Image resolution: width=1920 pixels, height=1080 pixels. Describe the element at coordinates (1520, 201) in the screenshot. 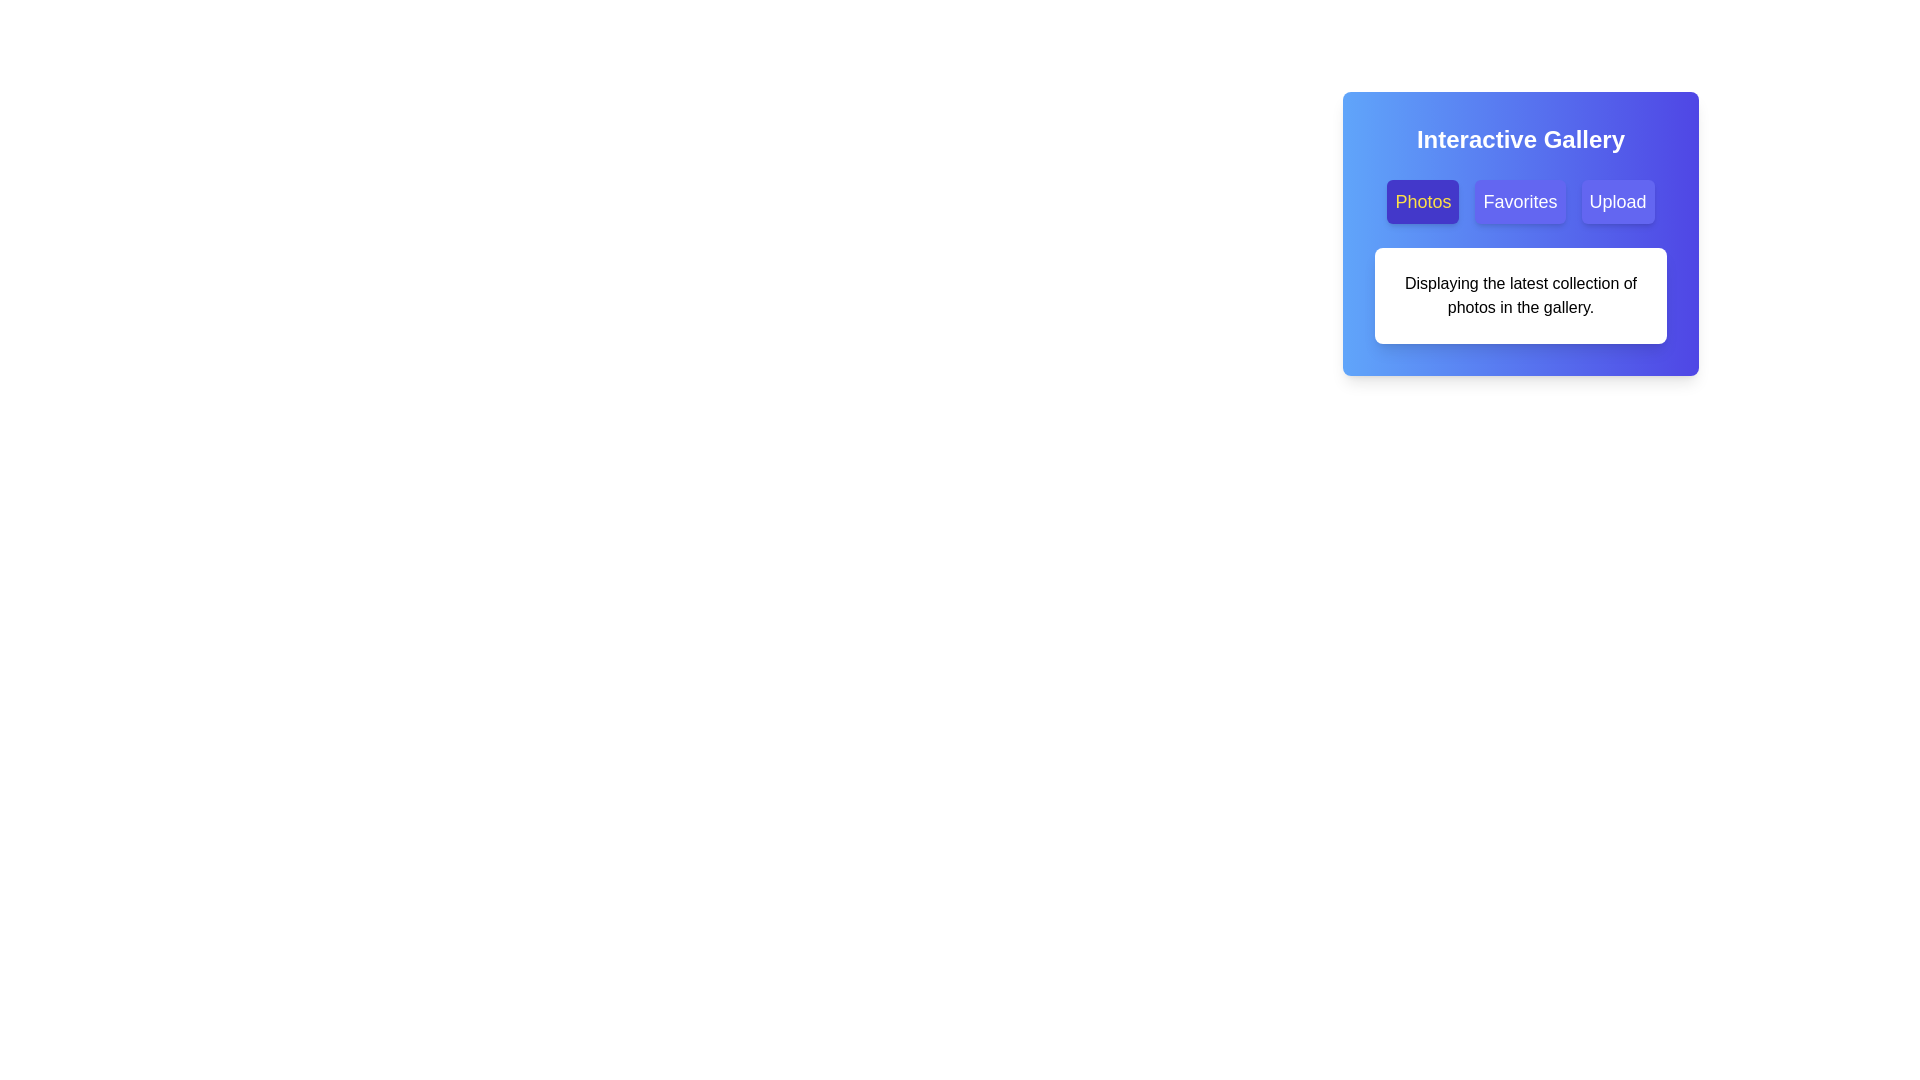

I see `the 'Favorites' button located in the navigation bar under the title 'Interactive Gallery'` at that location.